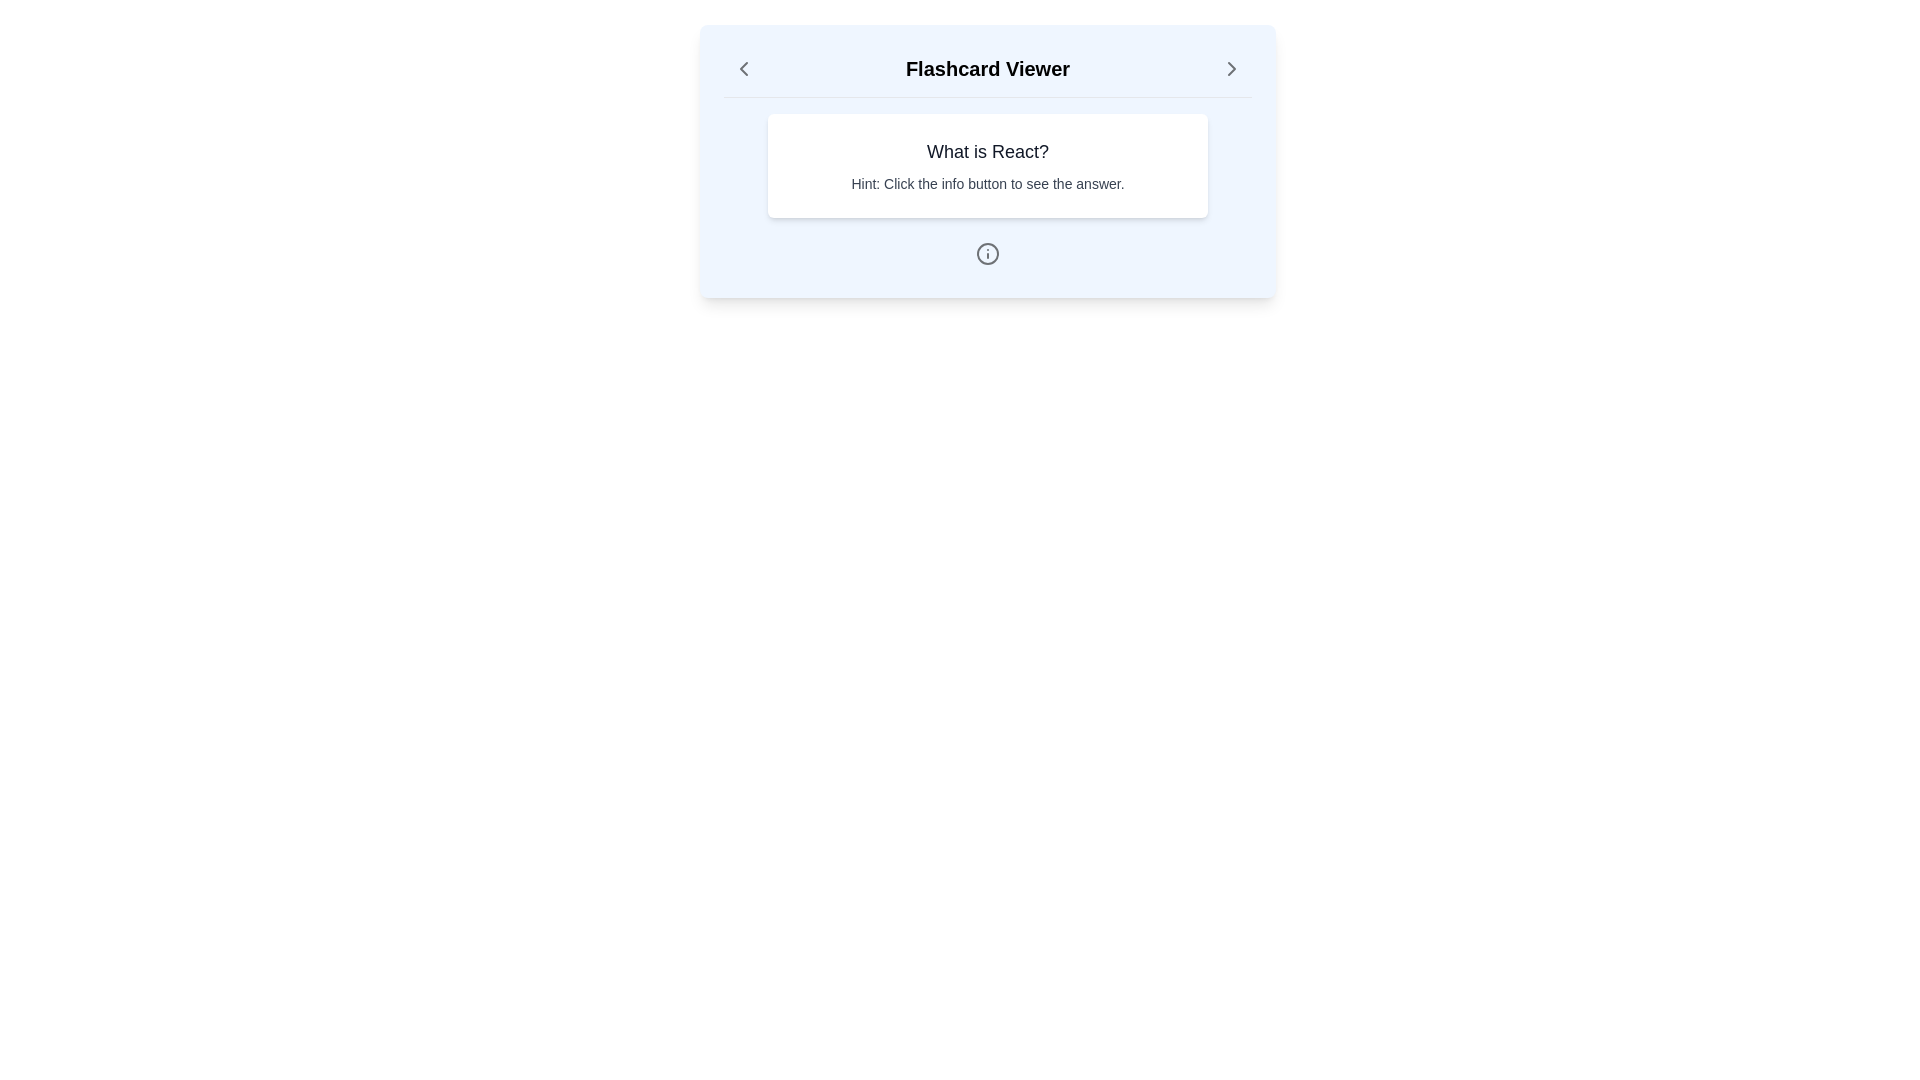 The image size is (1920, 1080). What do you see at coordinates (988, 253) in the screenshot?
I see `the Information or Hint icon located at the center of the card's lower section` at bounding box center [988, 253].